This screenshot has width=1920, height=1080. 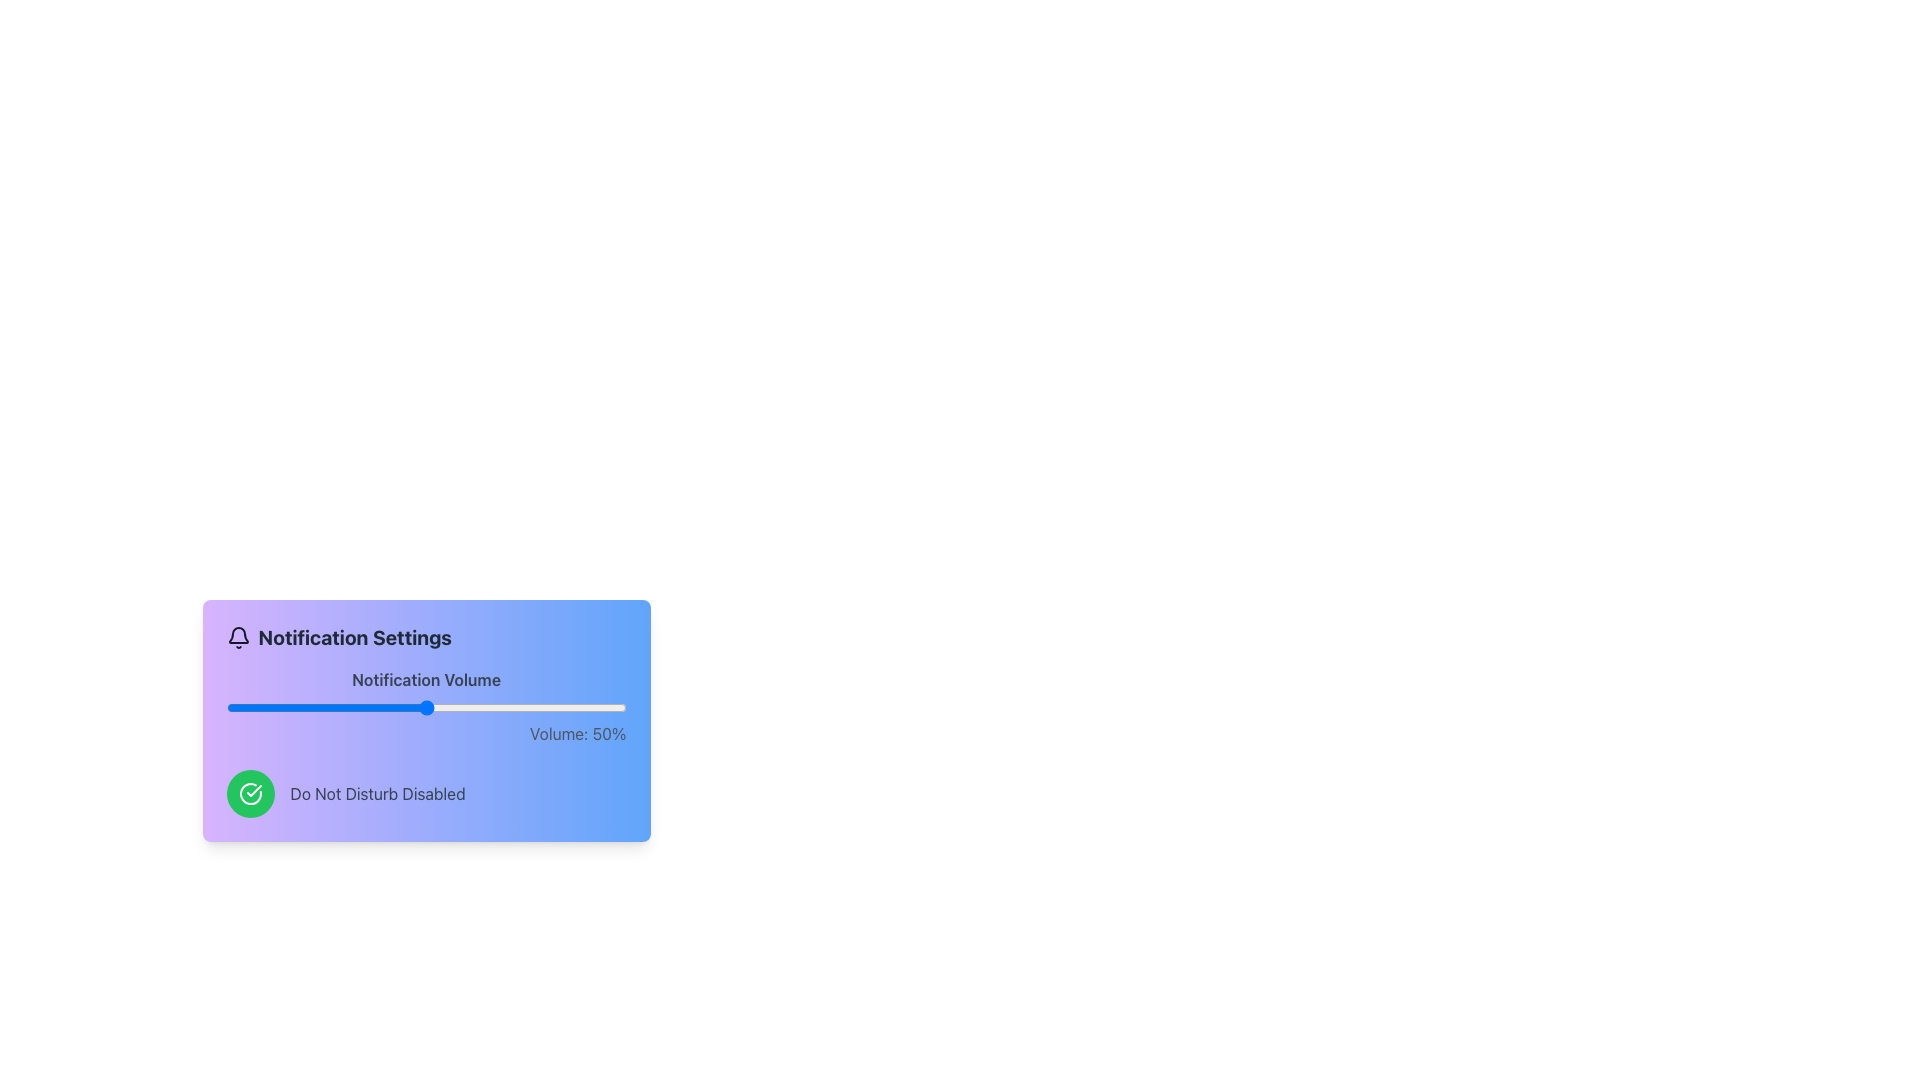 What do you see at coordinates (374, 707) in the screenshot?
I see `the notification volume` at bounding box center [374, 707].